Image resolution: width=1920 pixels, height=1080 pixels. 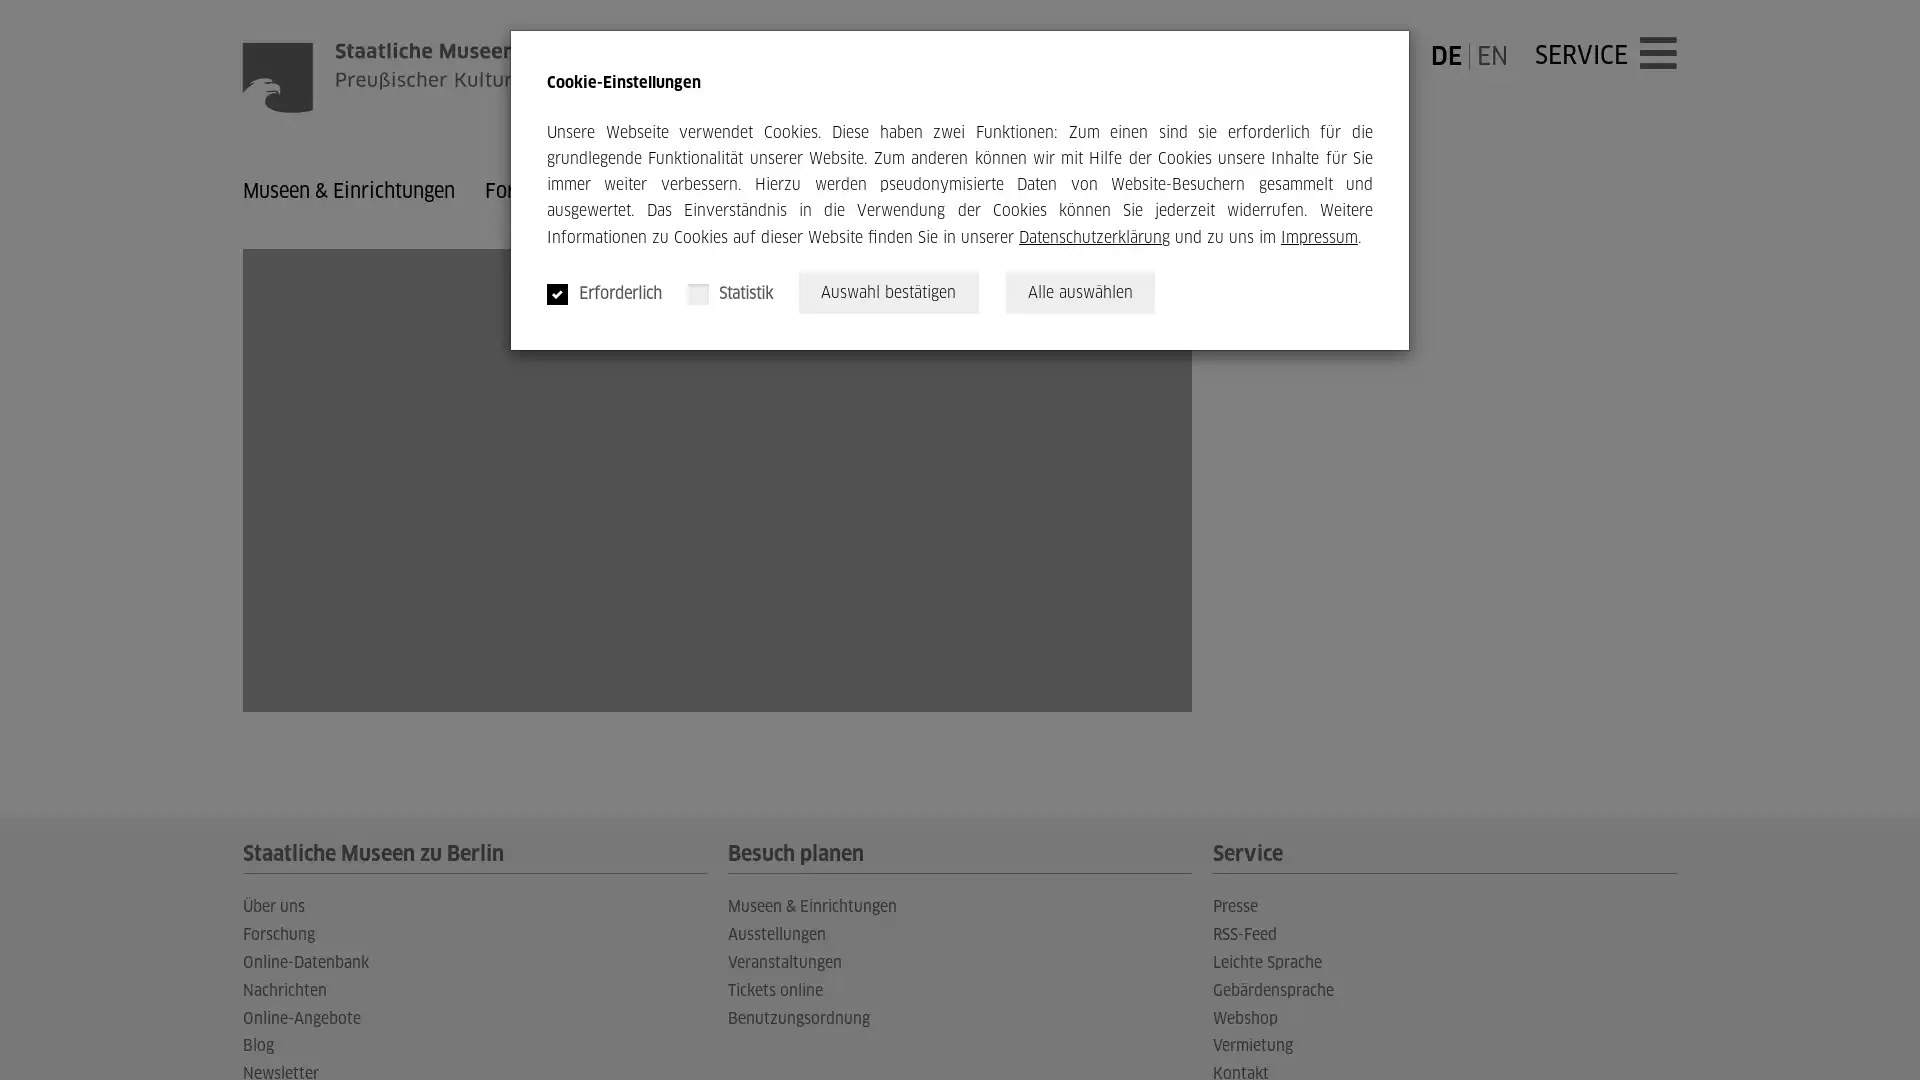 What do you see at coordinates (887, 292) in the screenshot?
I see `Auswahl bestatigen` at bounding box center [887, 292].